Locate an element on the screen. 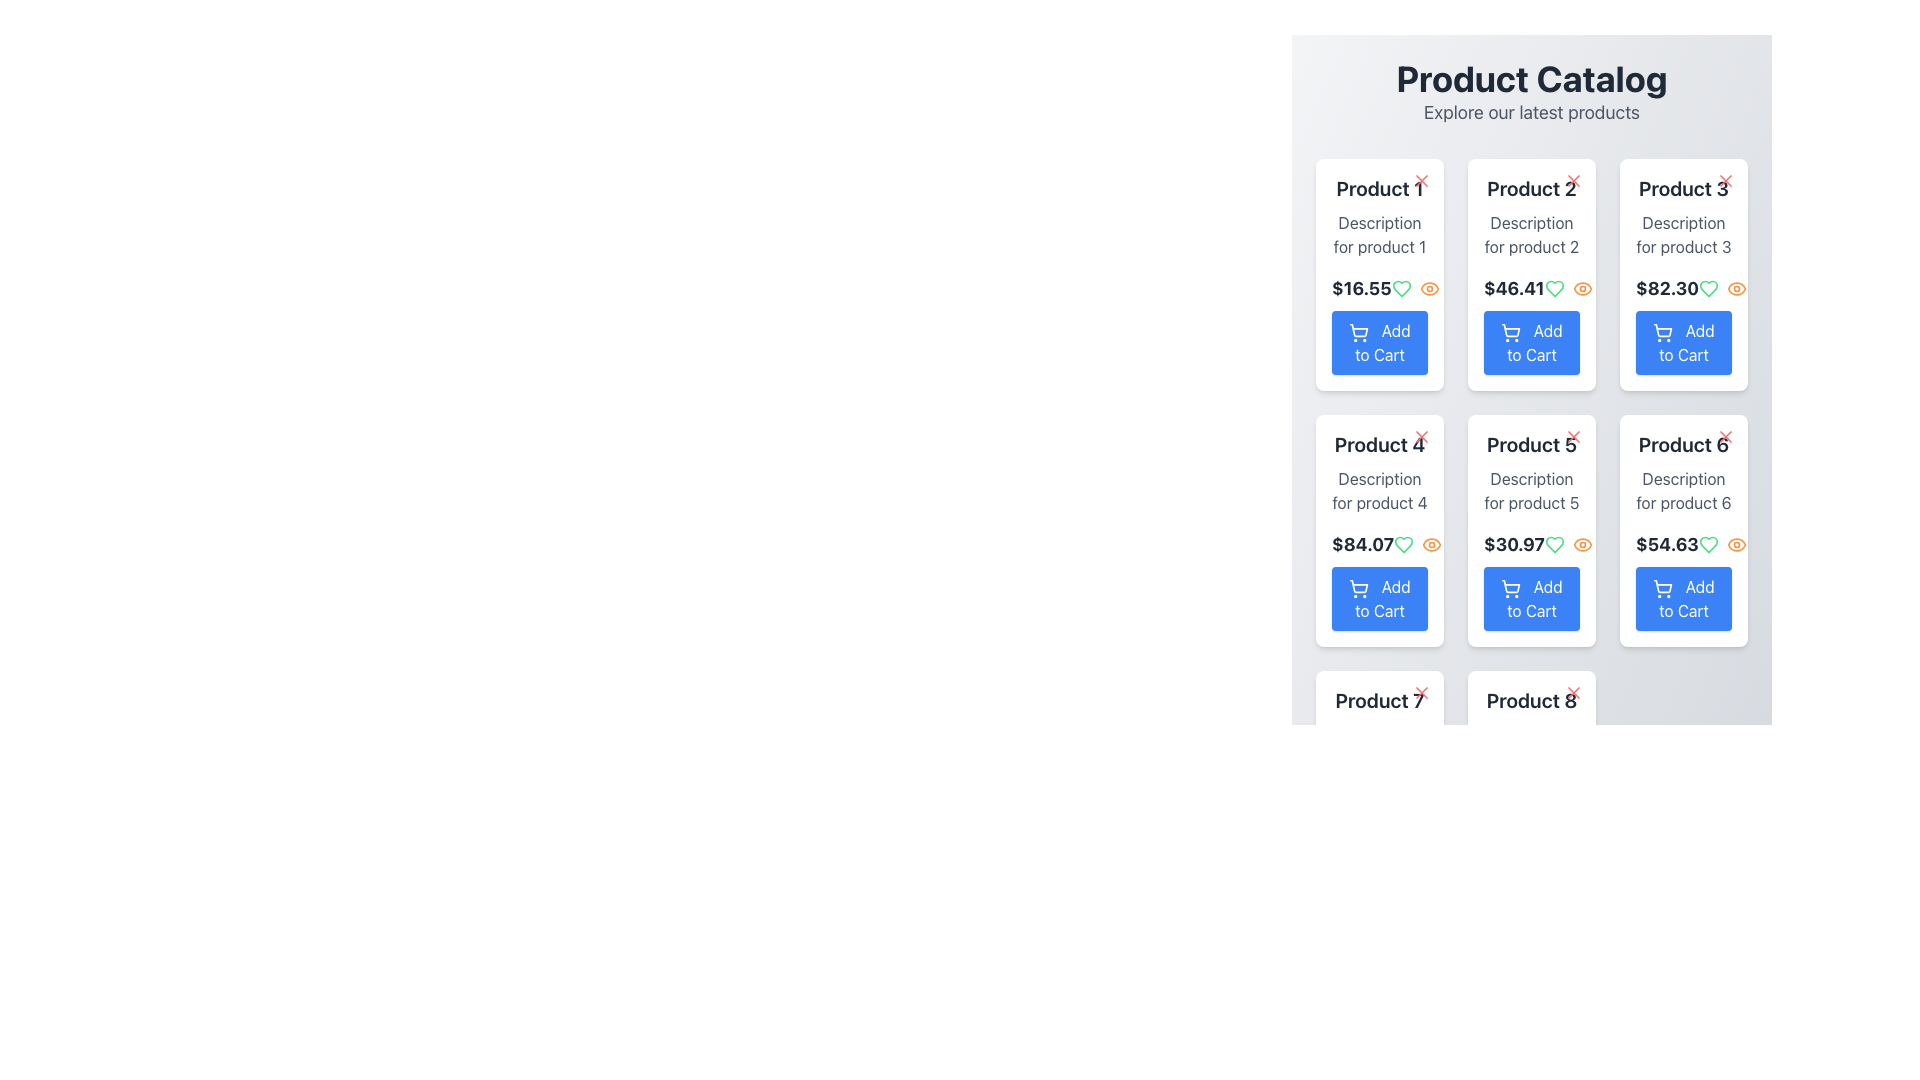 This screenshot has width=1920, height=1080. price text displayed for 'Product 5', which is located below its description and above the 'Add to Cart' button within the product card is located at coordinates (1530, 544).